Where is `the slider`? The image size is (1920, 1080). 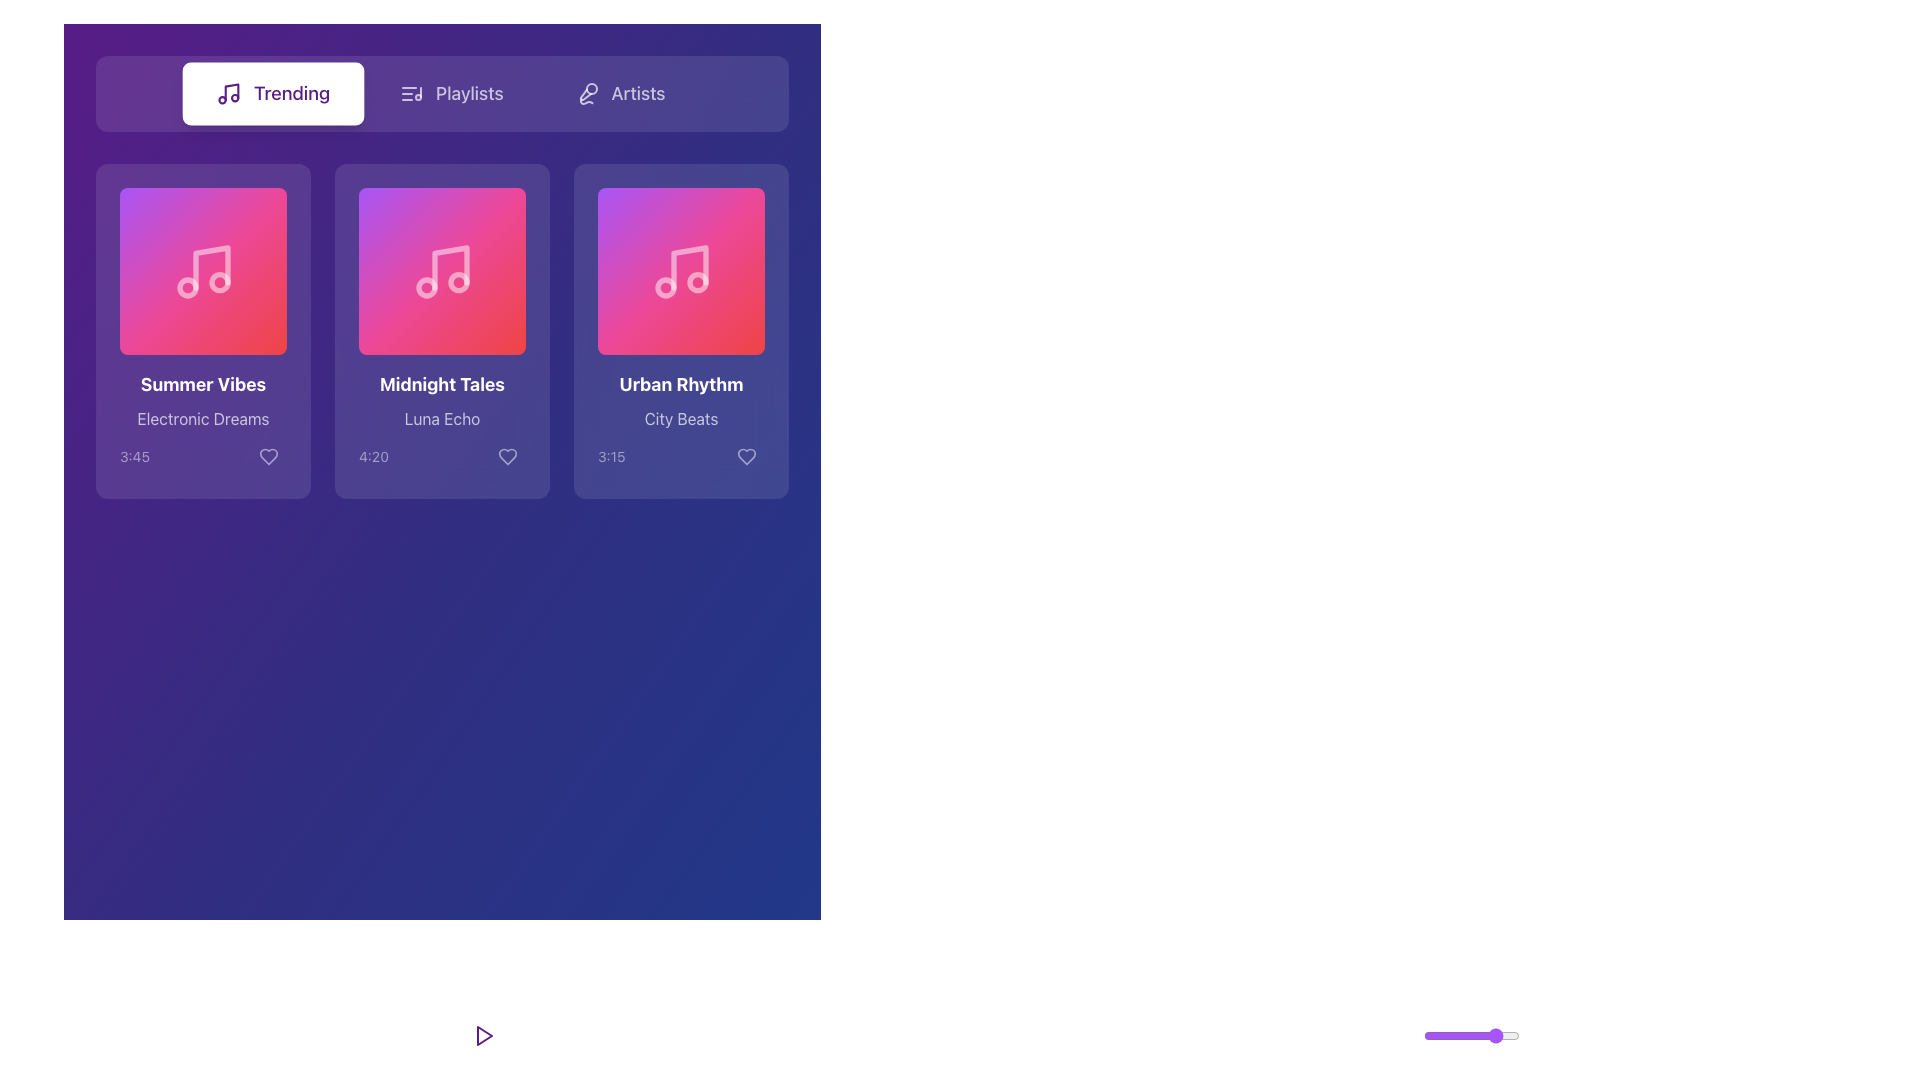
the slider is located at coordinates (1483, 1035).